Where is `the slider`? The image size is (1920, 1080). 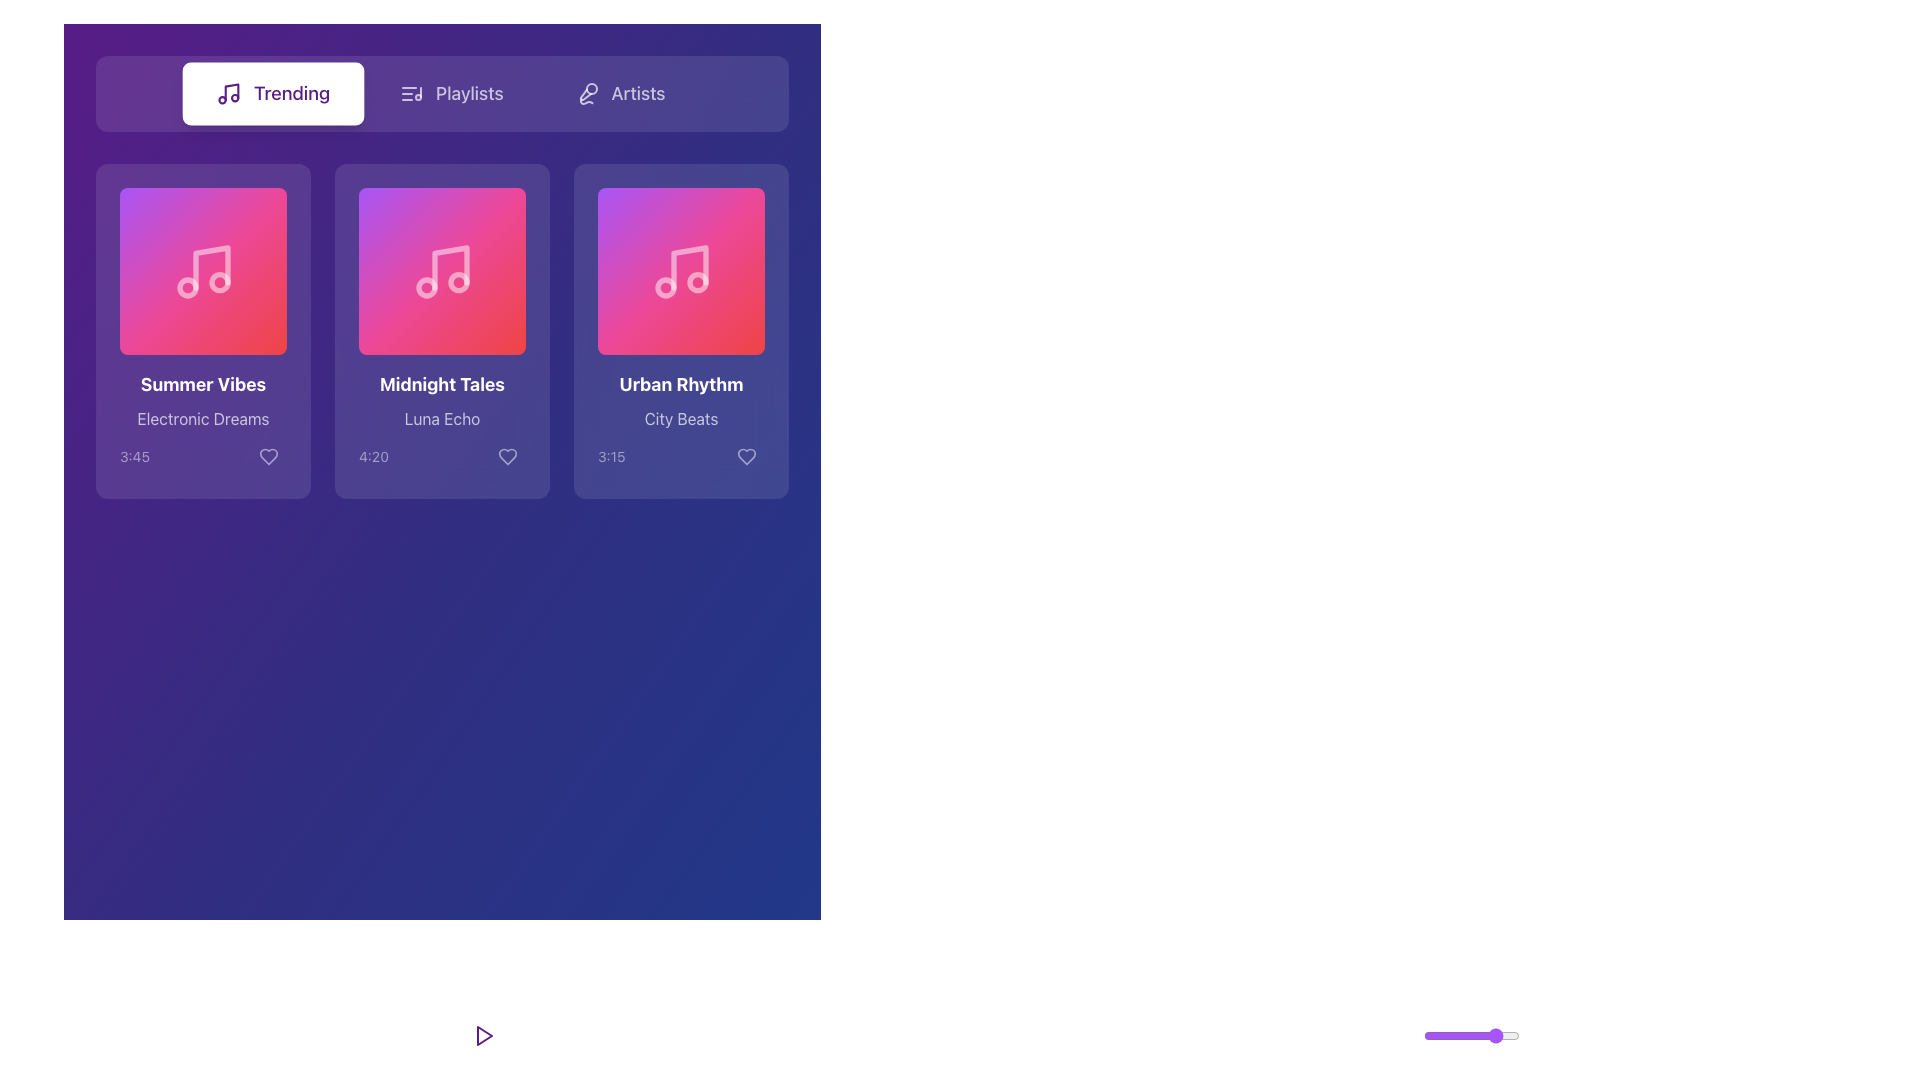
the slider is located at coordinates (1483, 1035).